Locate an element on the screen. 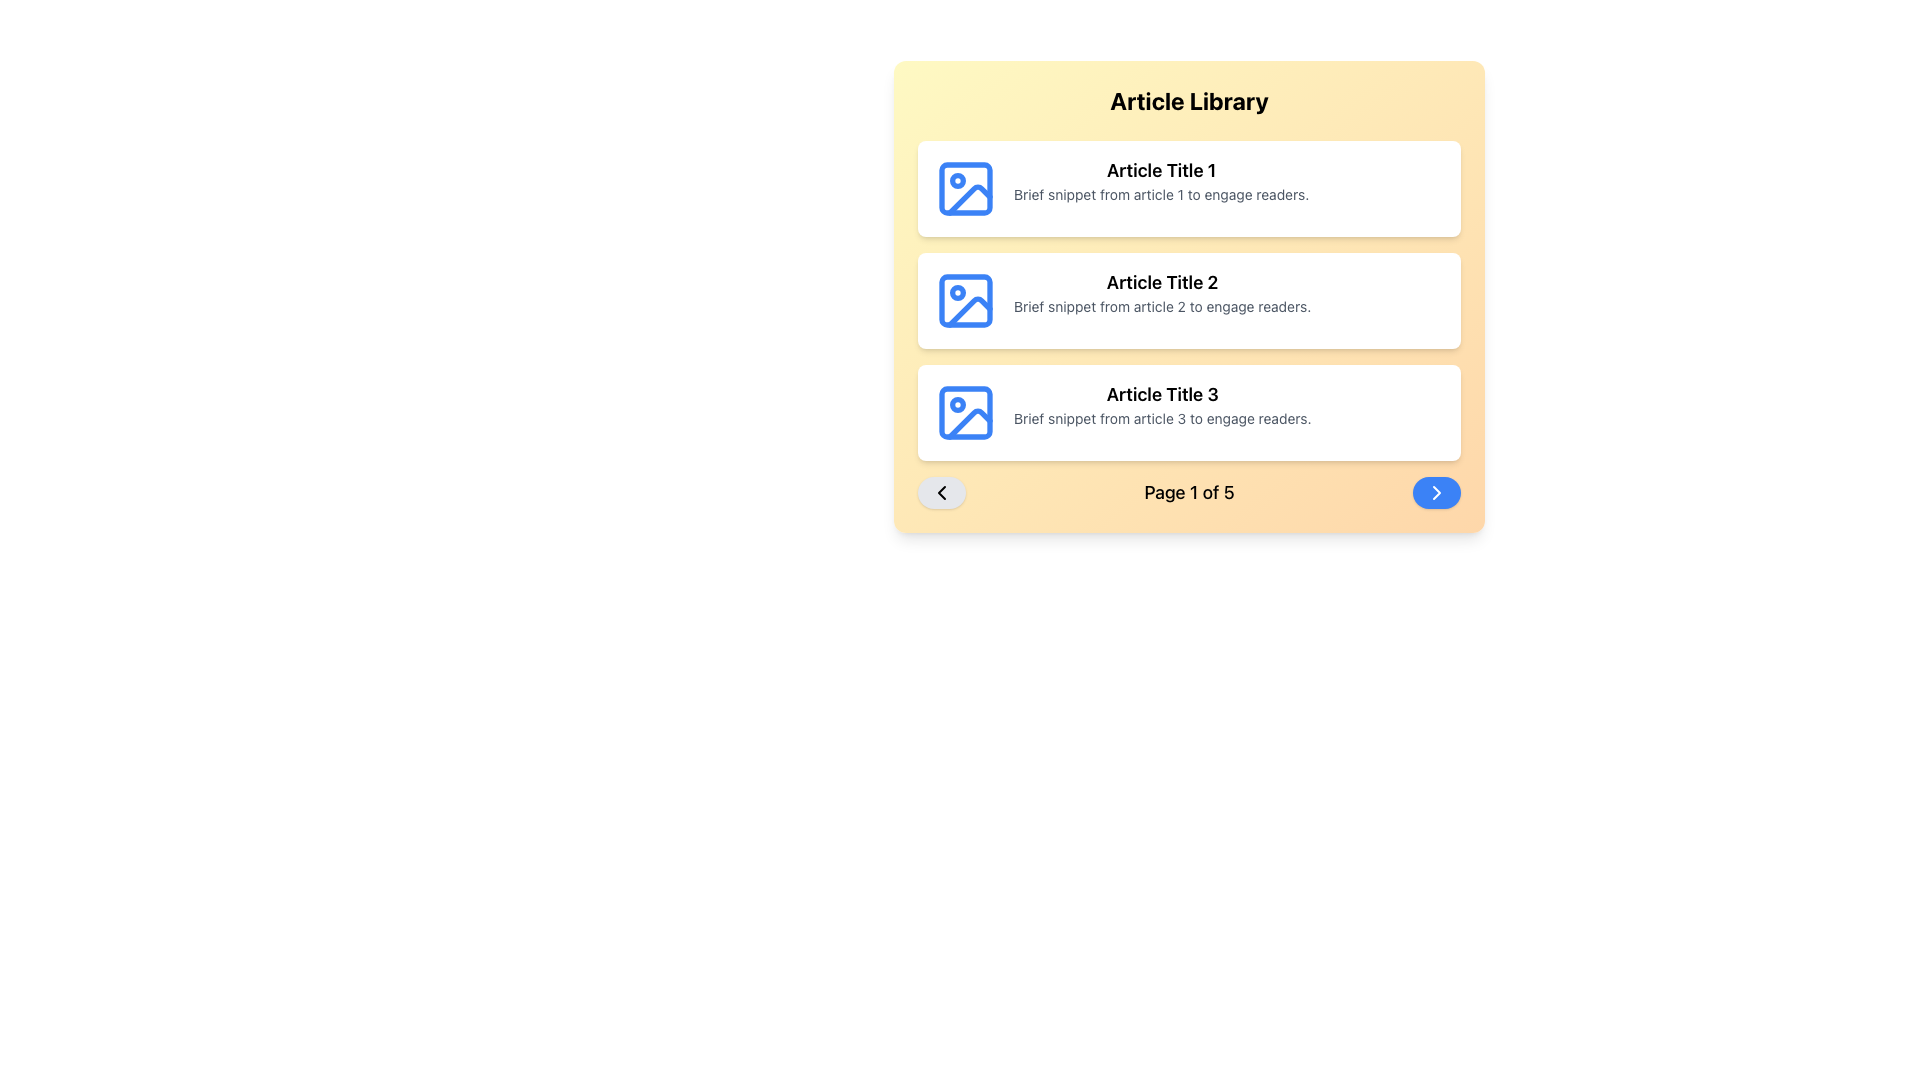  text label providing a summary for 'Article Title 3', located below the article title in the Article Library interface is located at coordinates (1162, 418).